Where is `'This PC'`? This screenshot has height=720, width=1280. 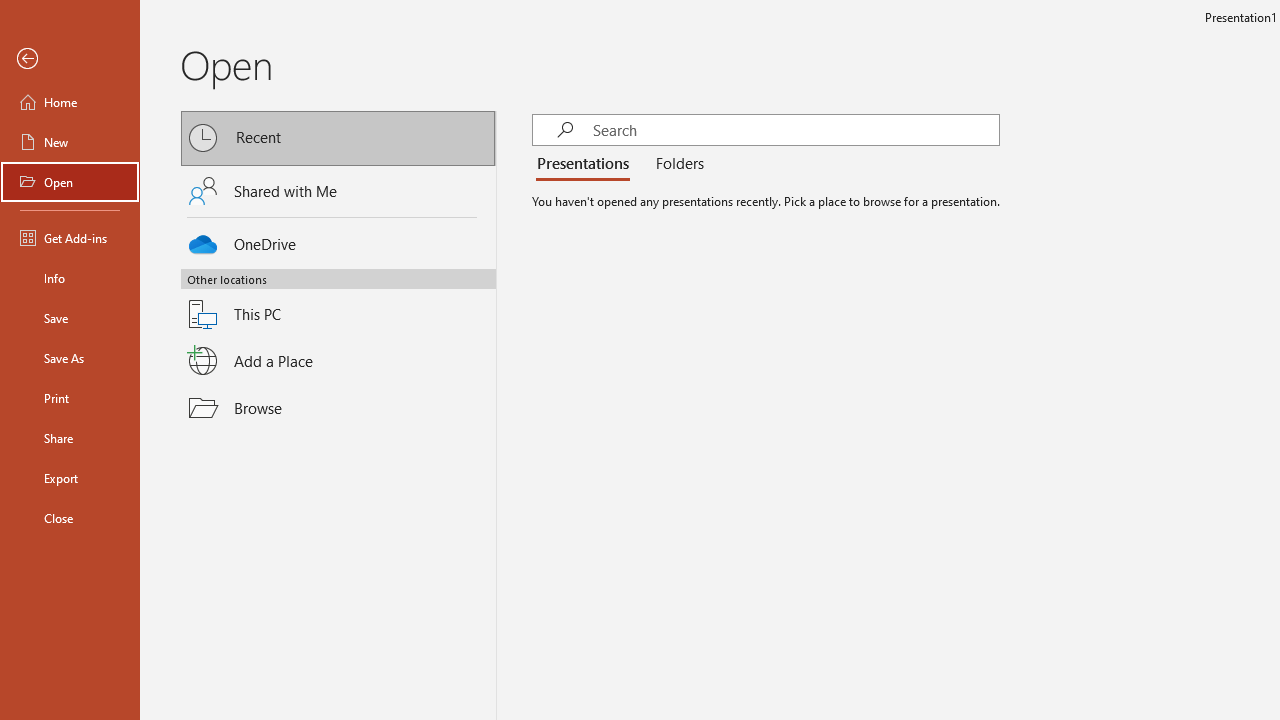 'This PC' is located at coordinates (338, 302).